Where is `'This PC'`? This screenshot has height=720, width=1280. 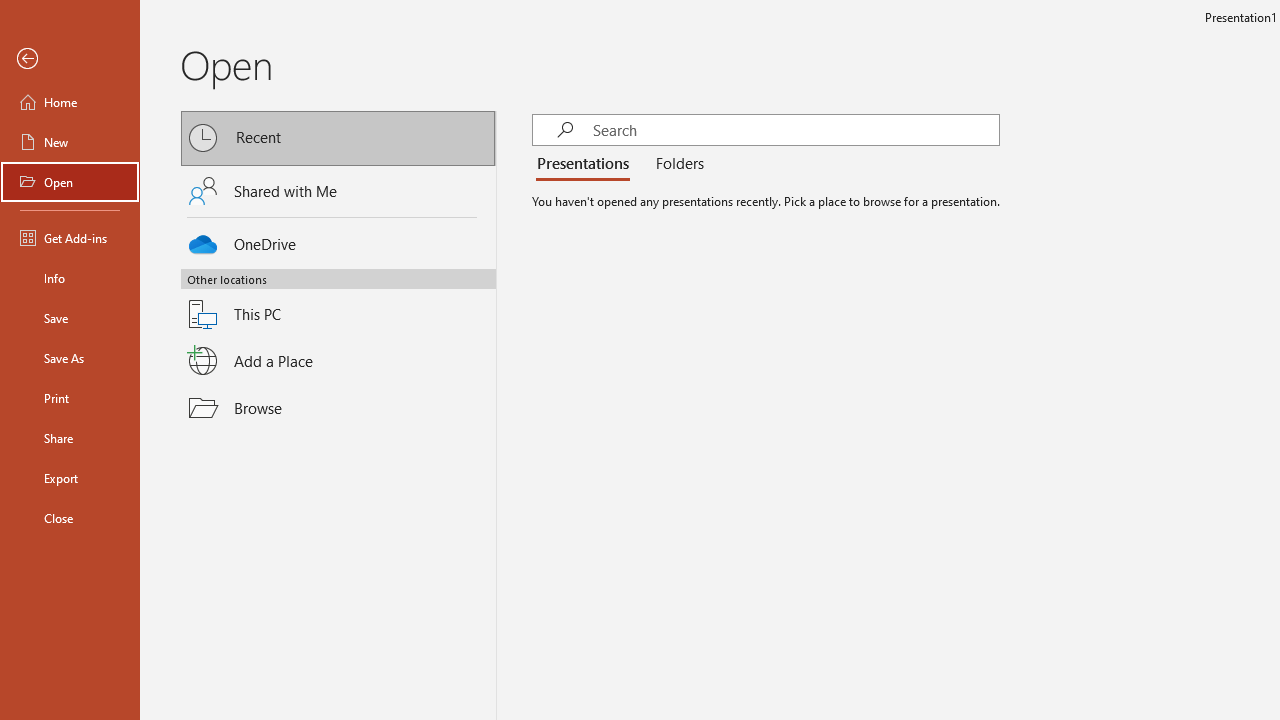 'This PC' is located at coordinates (338, 302).